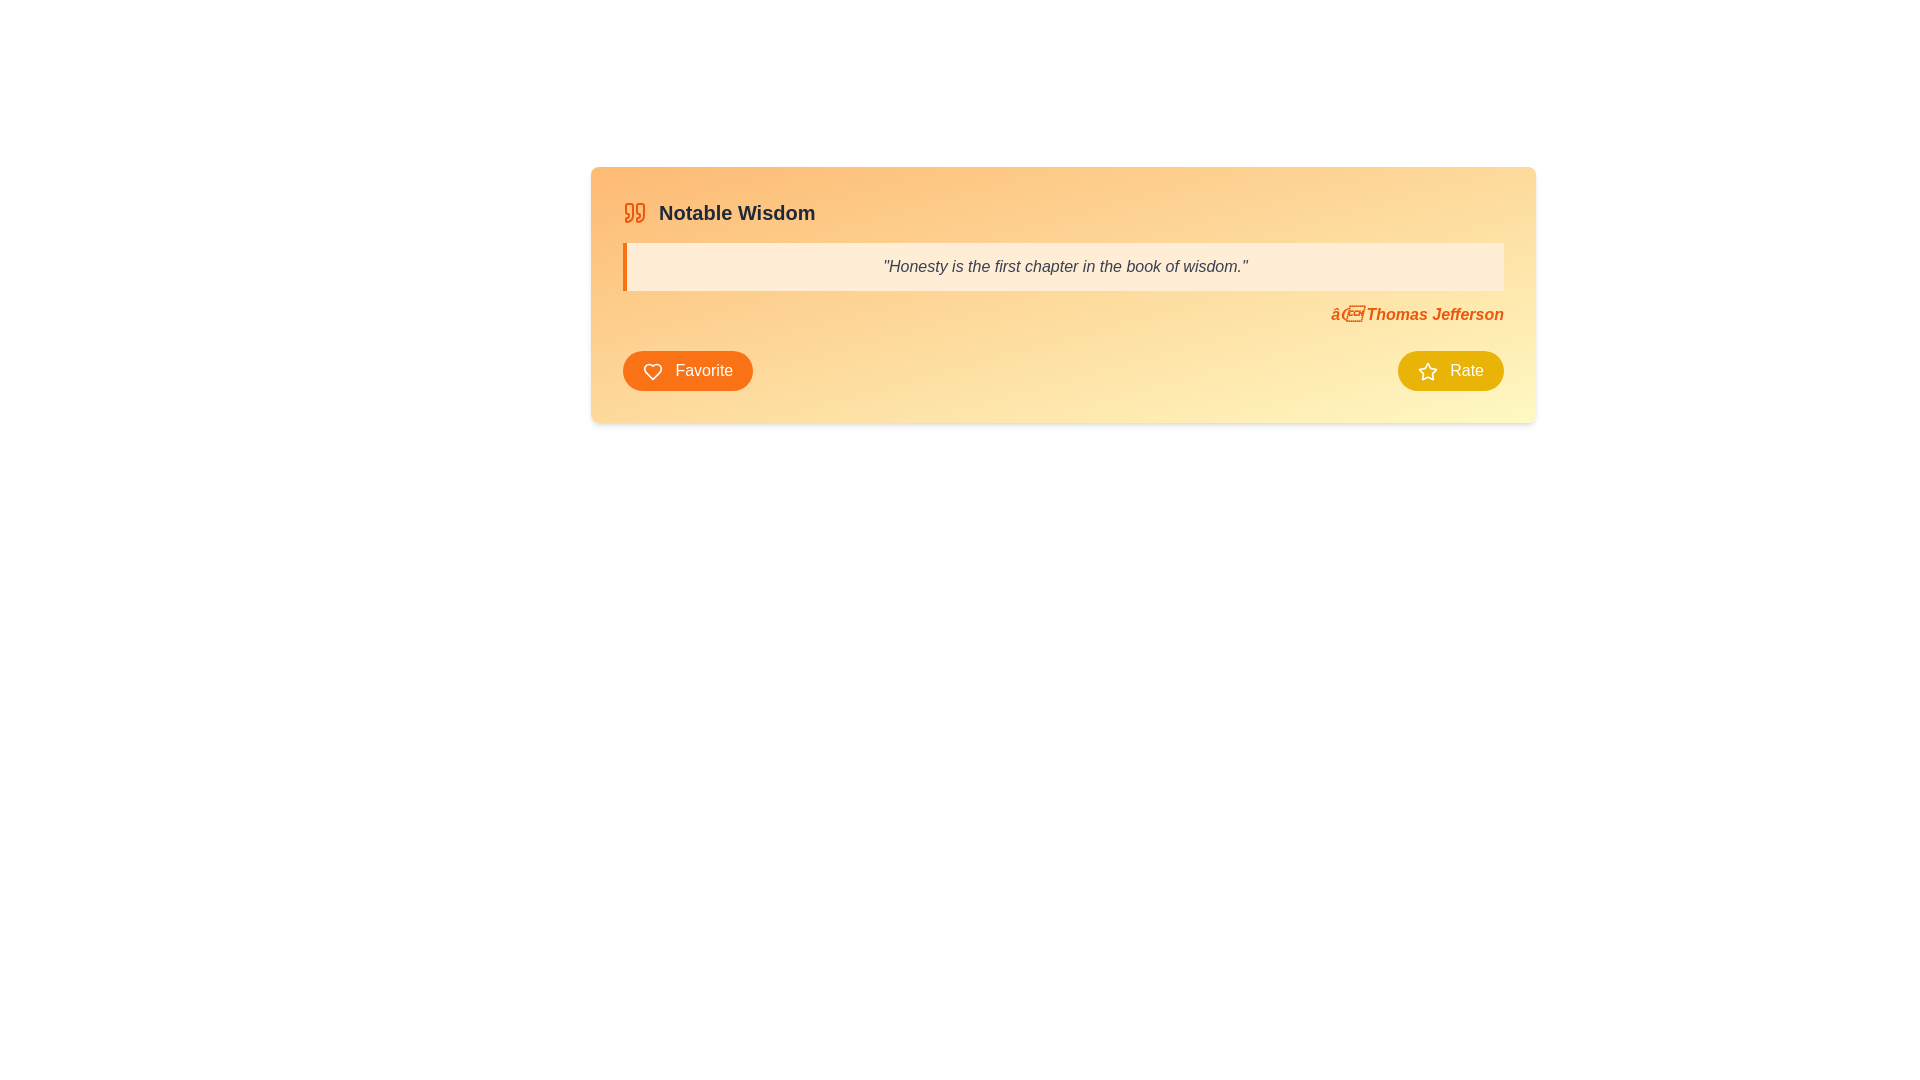  I want to click on the favorite button located at the bottom left of the panel, positioned to the left of the 'Rate' button, so click(688, 370).